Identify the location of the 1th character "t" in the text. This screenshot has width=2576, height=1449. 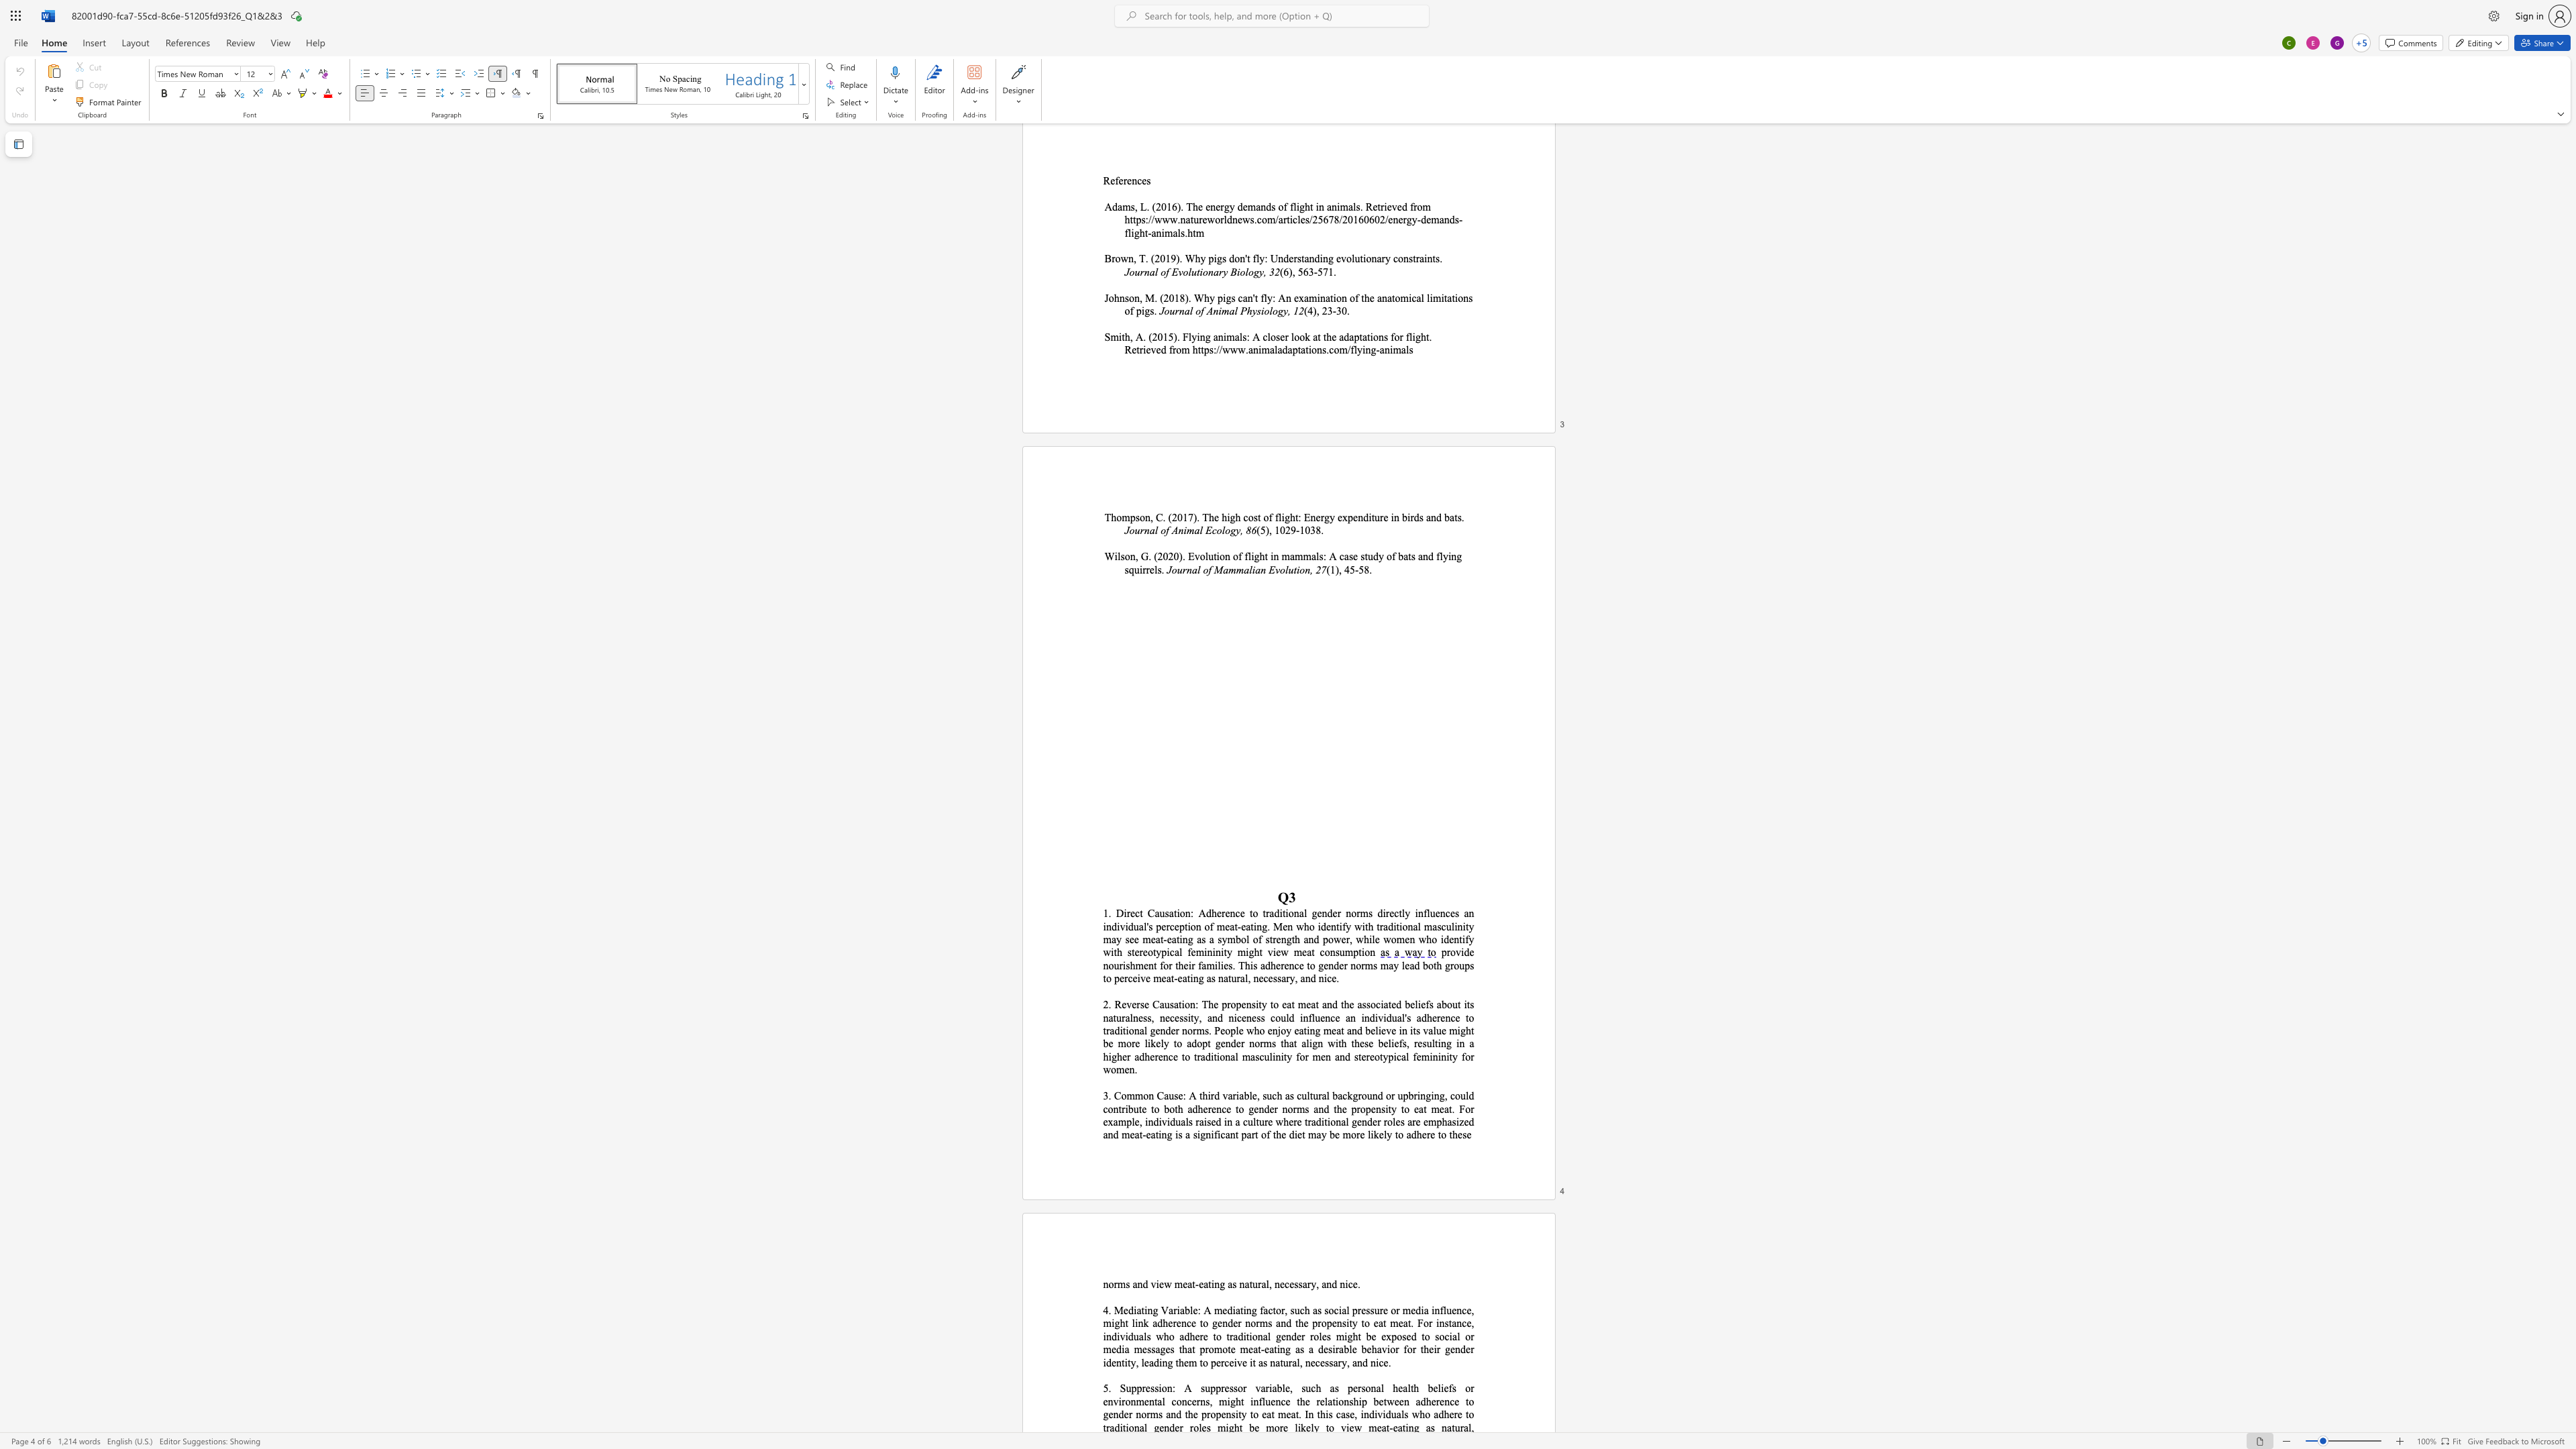
(1185, 926).